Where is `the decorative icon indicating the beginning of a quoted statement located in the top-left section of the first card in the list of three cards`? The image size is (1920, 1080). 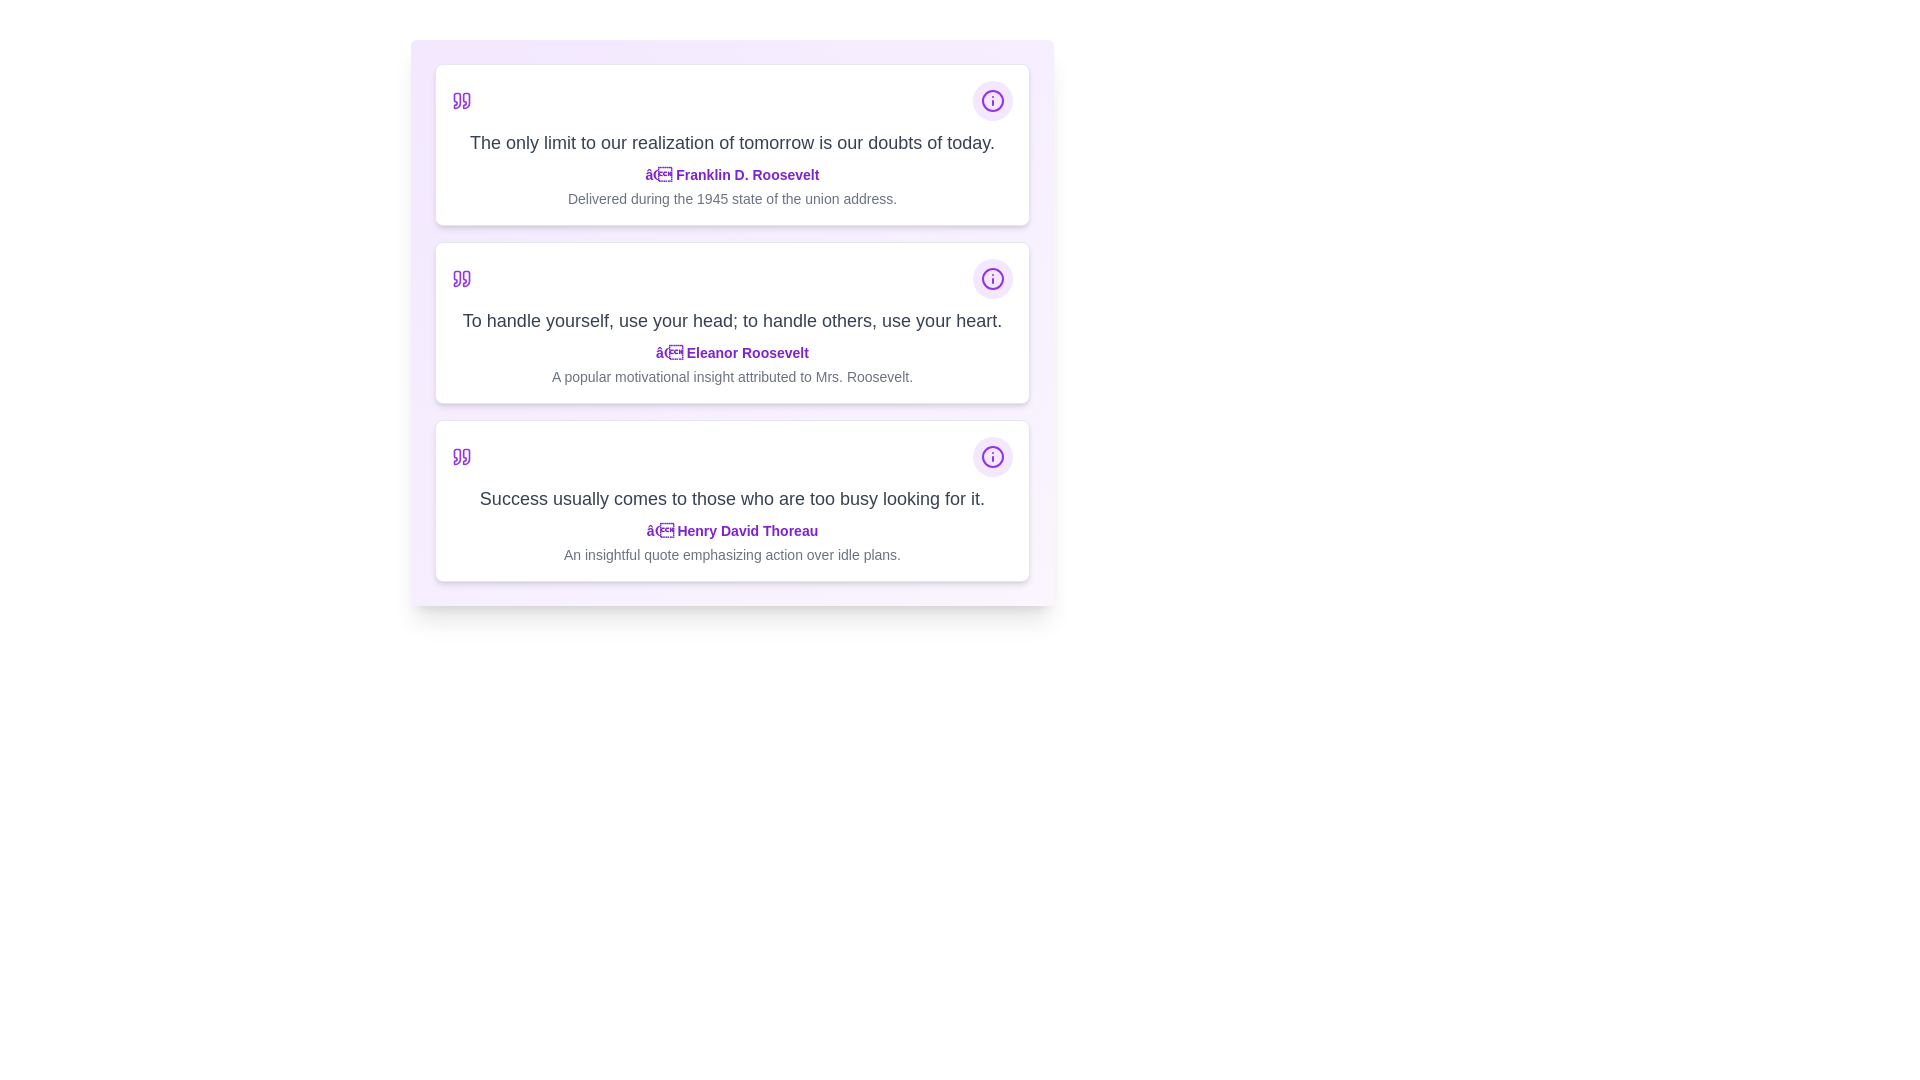
the decorative icon indicating the beginning of a quoted statement located in the top-left section of the first card in the list of three cards is located at coordinates (456, 100).